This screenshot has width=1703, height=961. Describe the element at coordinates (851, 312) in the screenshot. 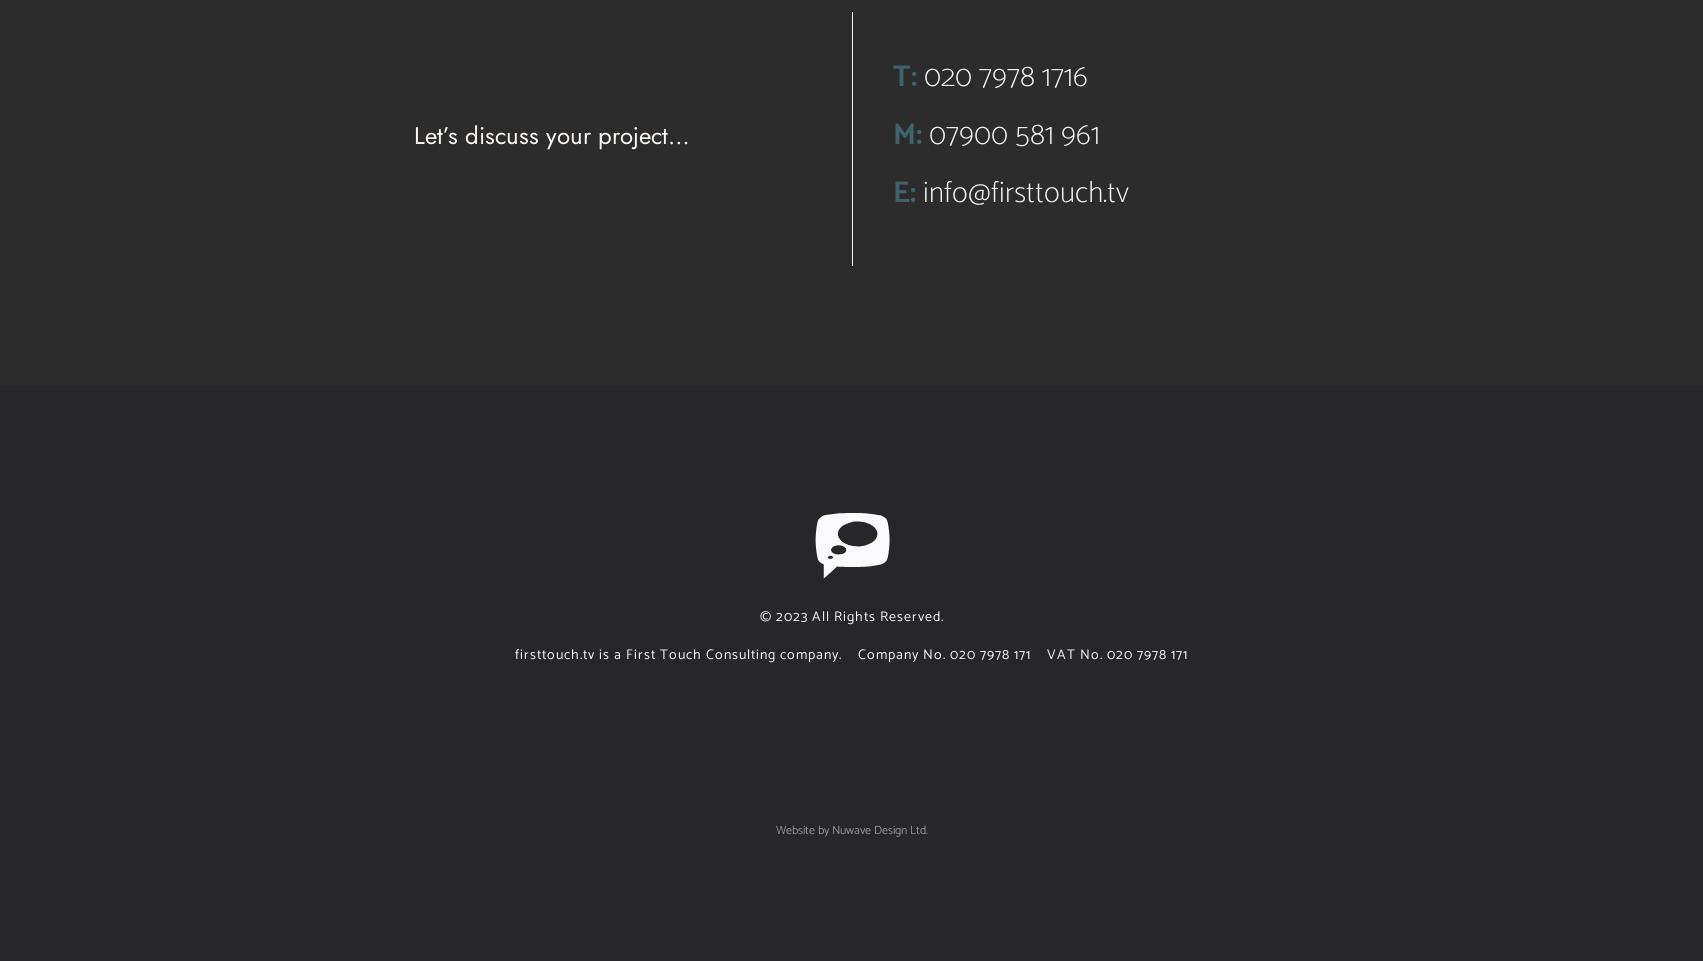

I see `'Once again you have managed to create the most informative and engaging videos. I have always found your ability to tell a story, in a compelling and interesting way, inspiring.'` at that location.